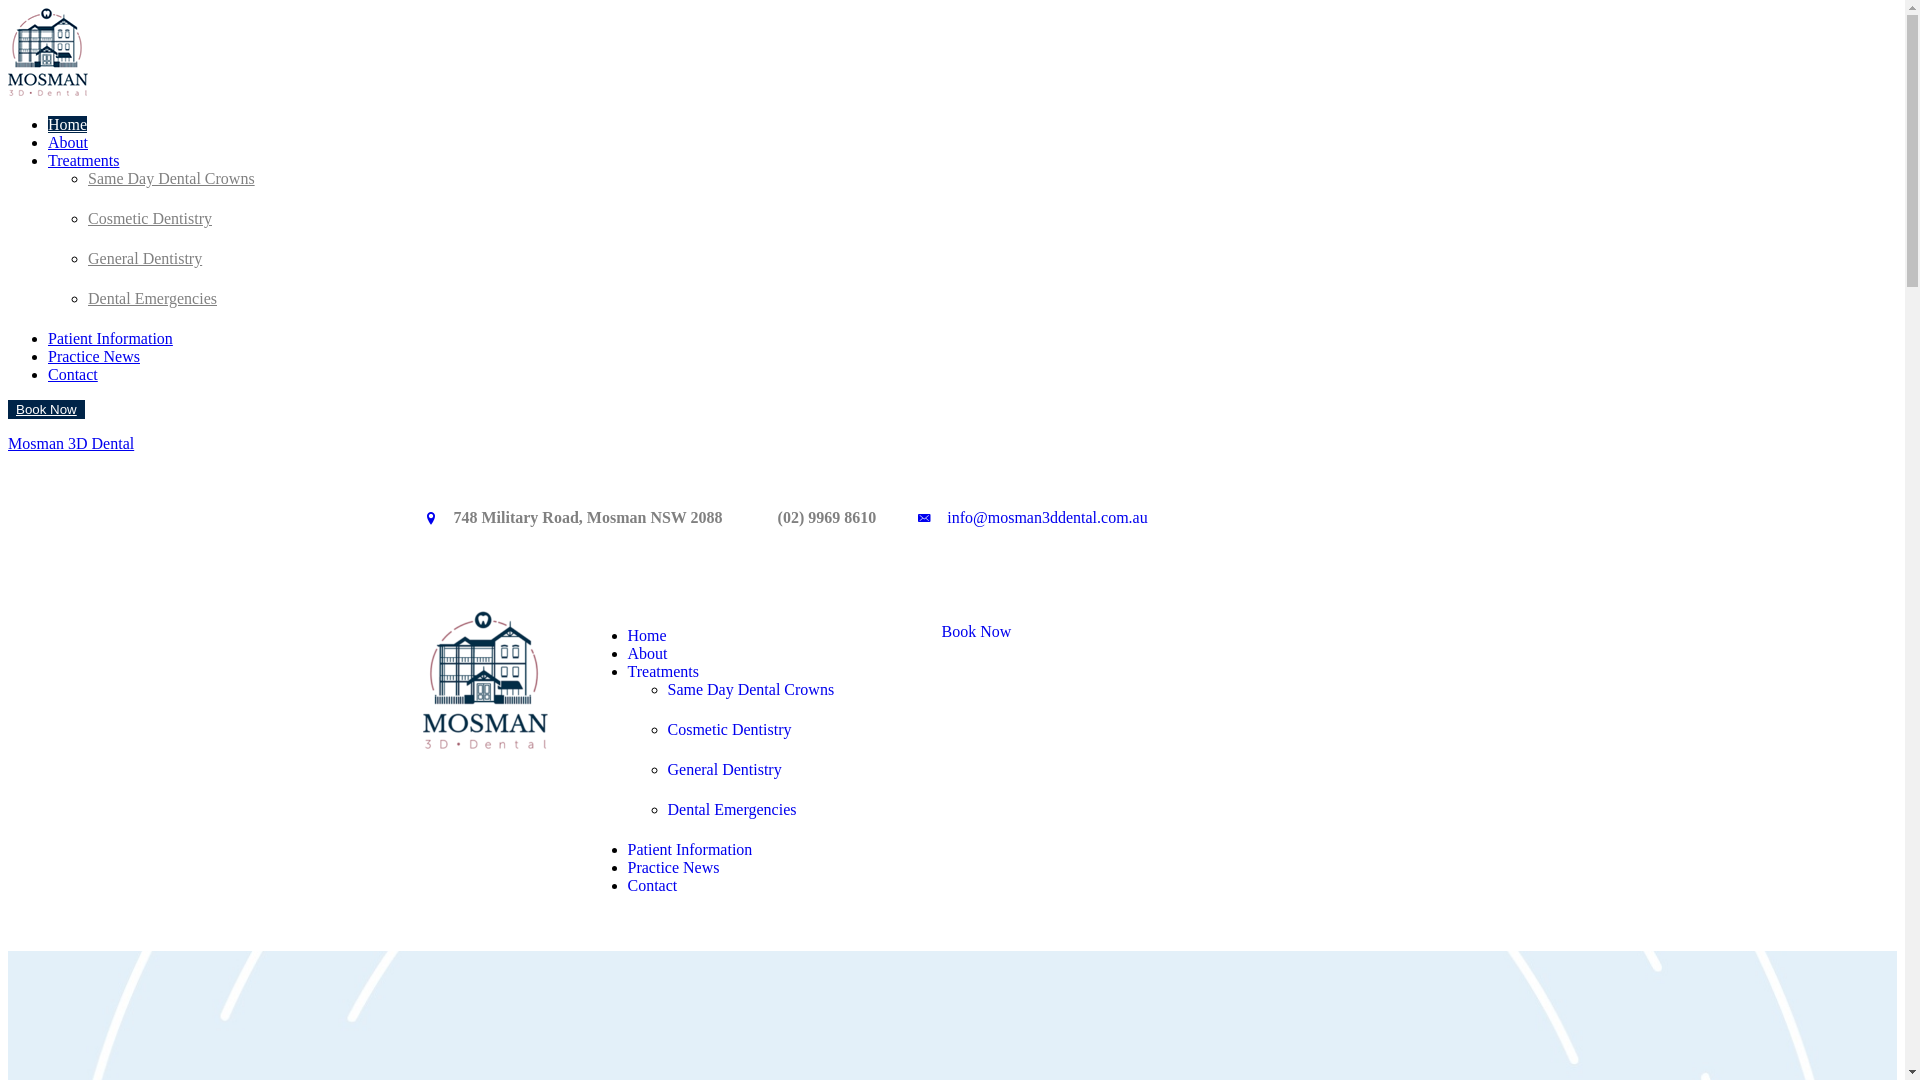 The width and height of the screenshot is (1920, 1080). I want to click on 'Dental Emergencies', so click(667, 802).